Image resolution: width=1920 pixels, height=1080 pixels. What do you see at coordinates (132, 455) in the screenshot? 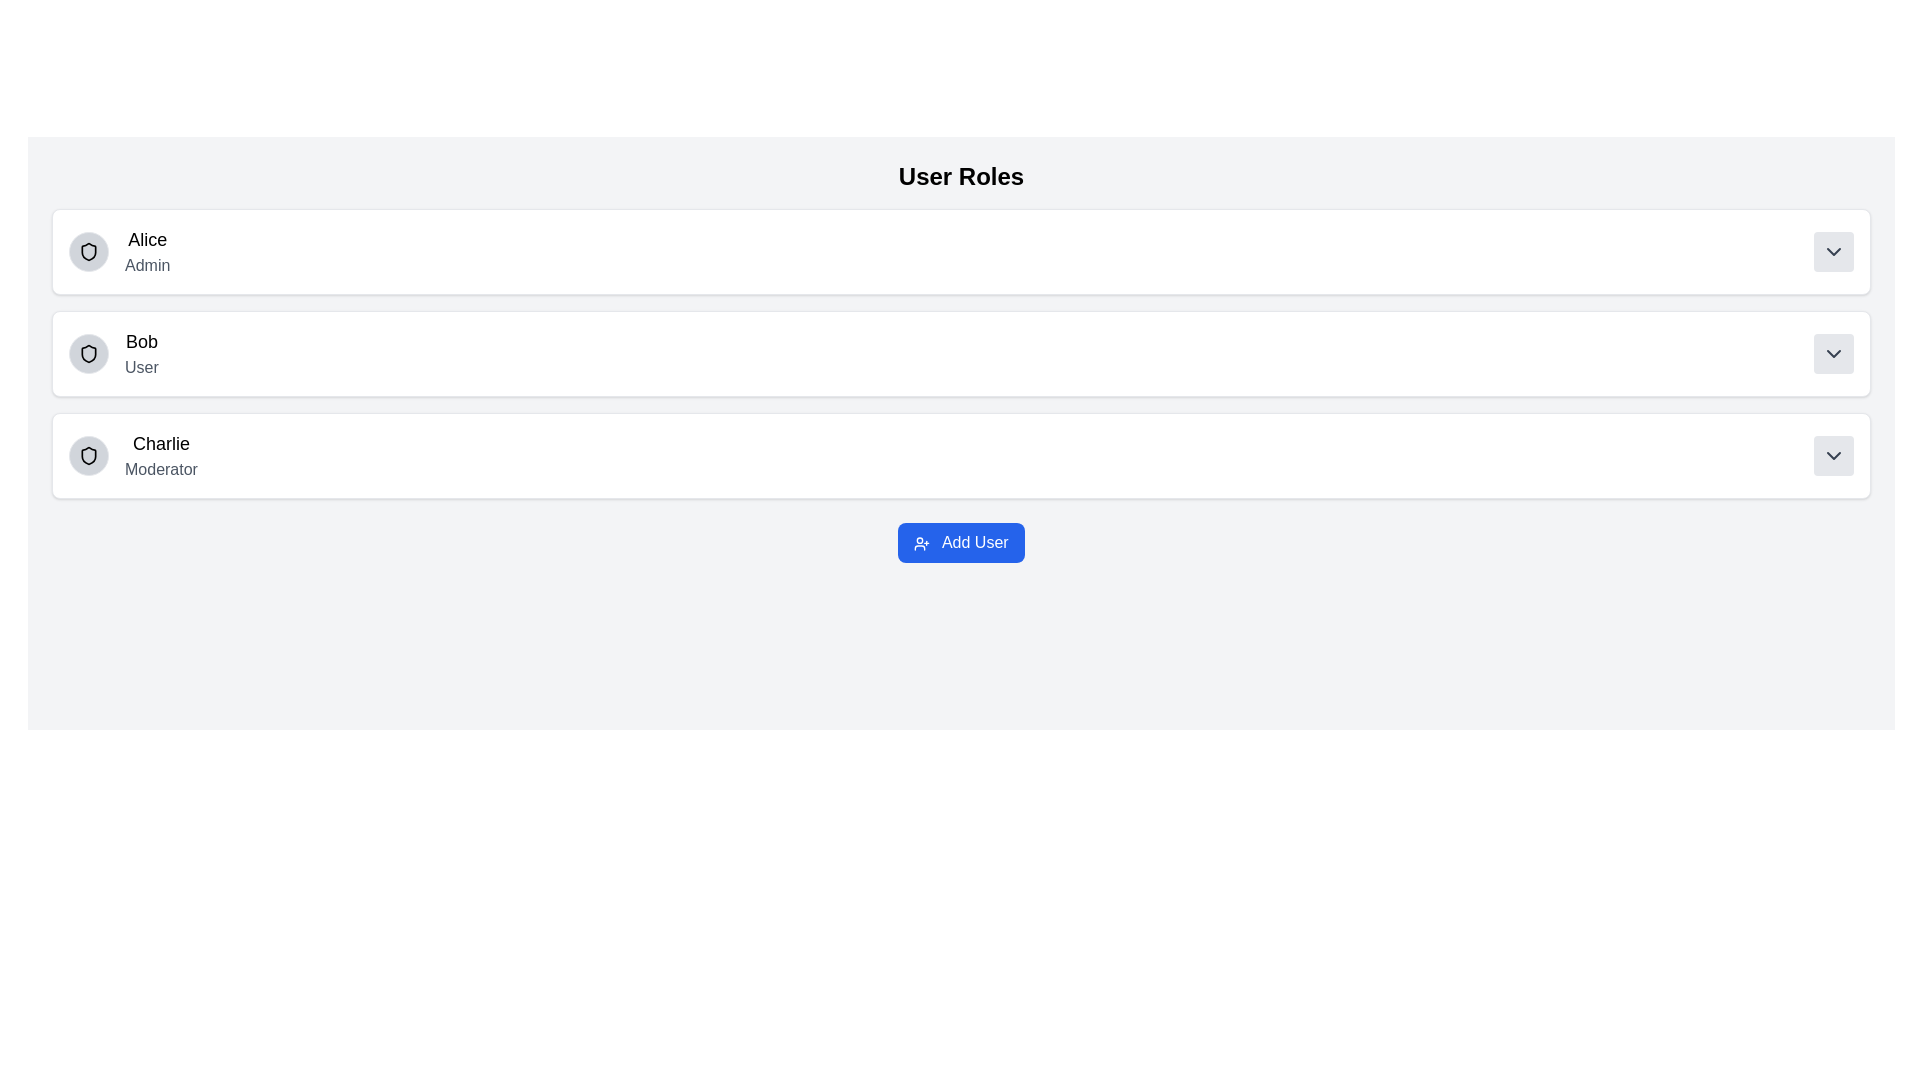
I see `the text label with the name 'Charlie' and the subtitle 'Moderator', which is located in the third row of the user roles list, accompanied by a shield icon on the left` at bounding box center [132, 455].